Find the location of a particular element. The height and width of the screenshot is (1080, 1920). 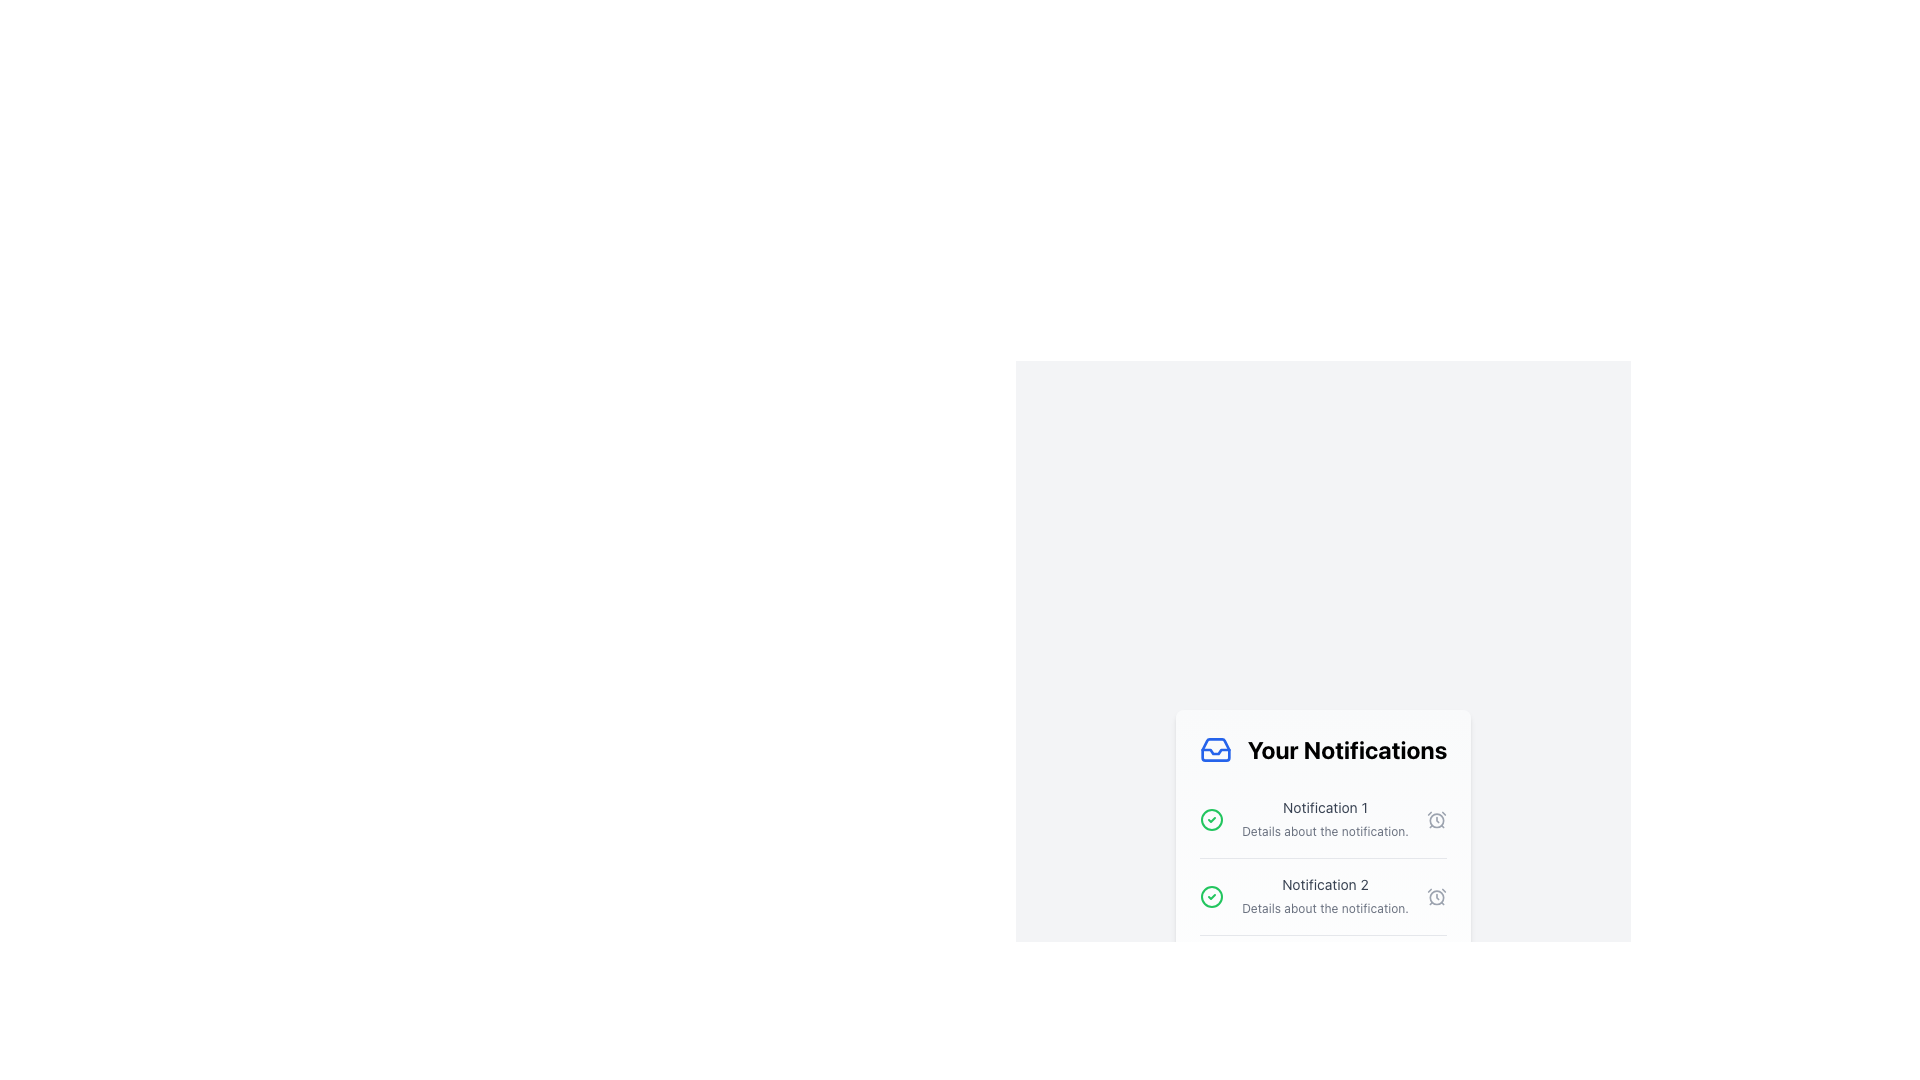

to select the first notification in the list, which contains a green check icon on the left and the text 'Notification 1' and 'Details about the notification.' is located at coordinates (1323, 820).